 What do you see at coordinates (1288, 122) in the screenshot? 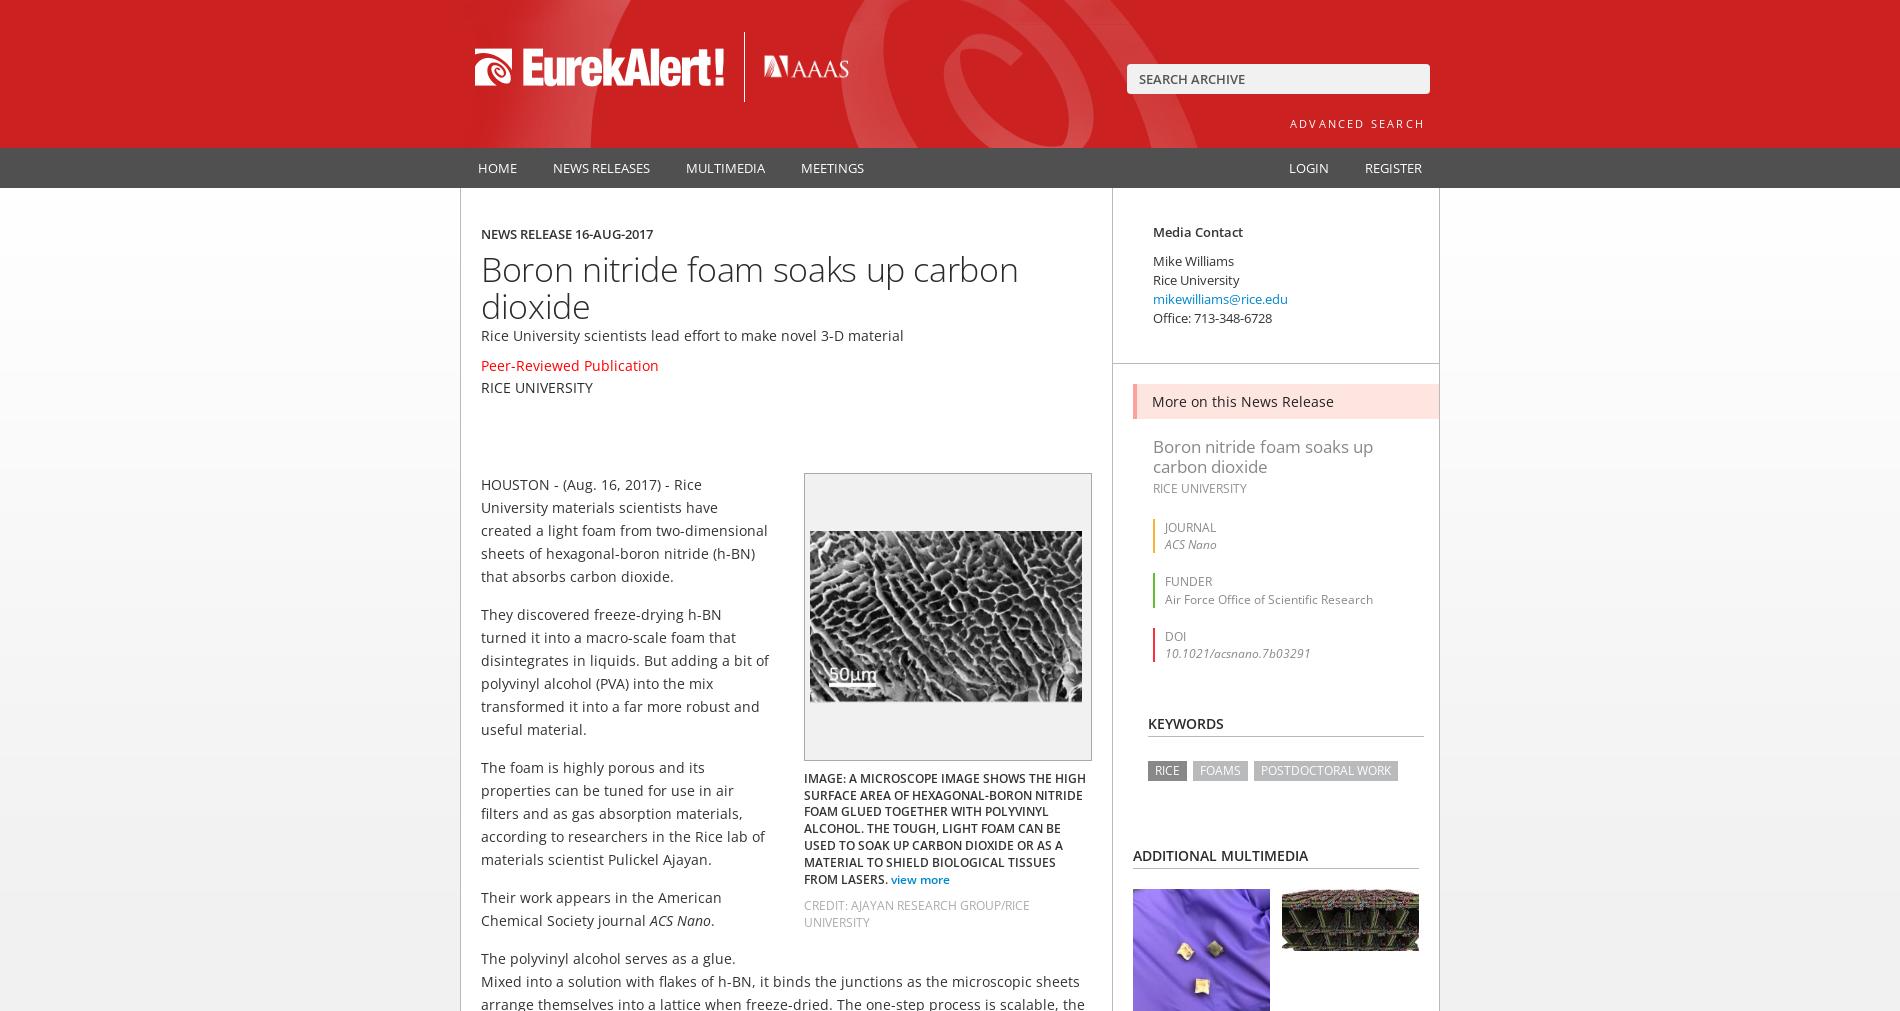
I see `'Advanced Search'` at bounding box center [1288, 122].